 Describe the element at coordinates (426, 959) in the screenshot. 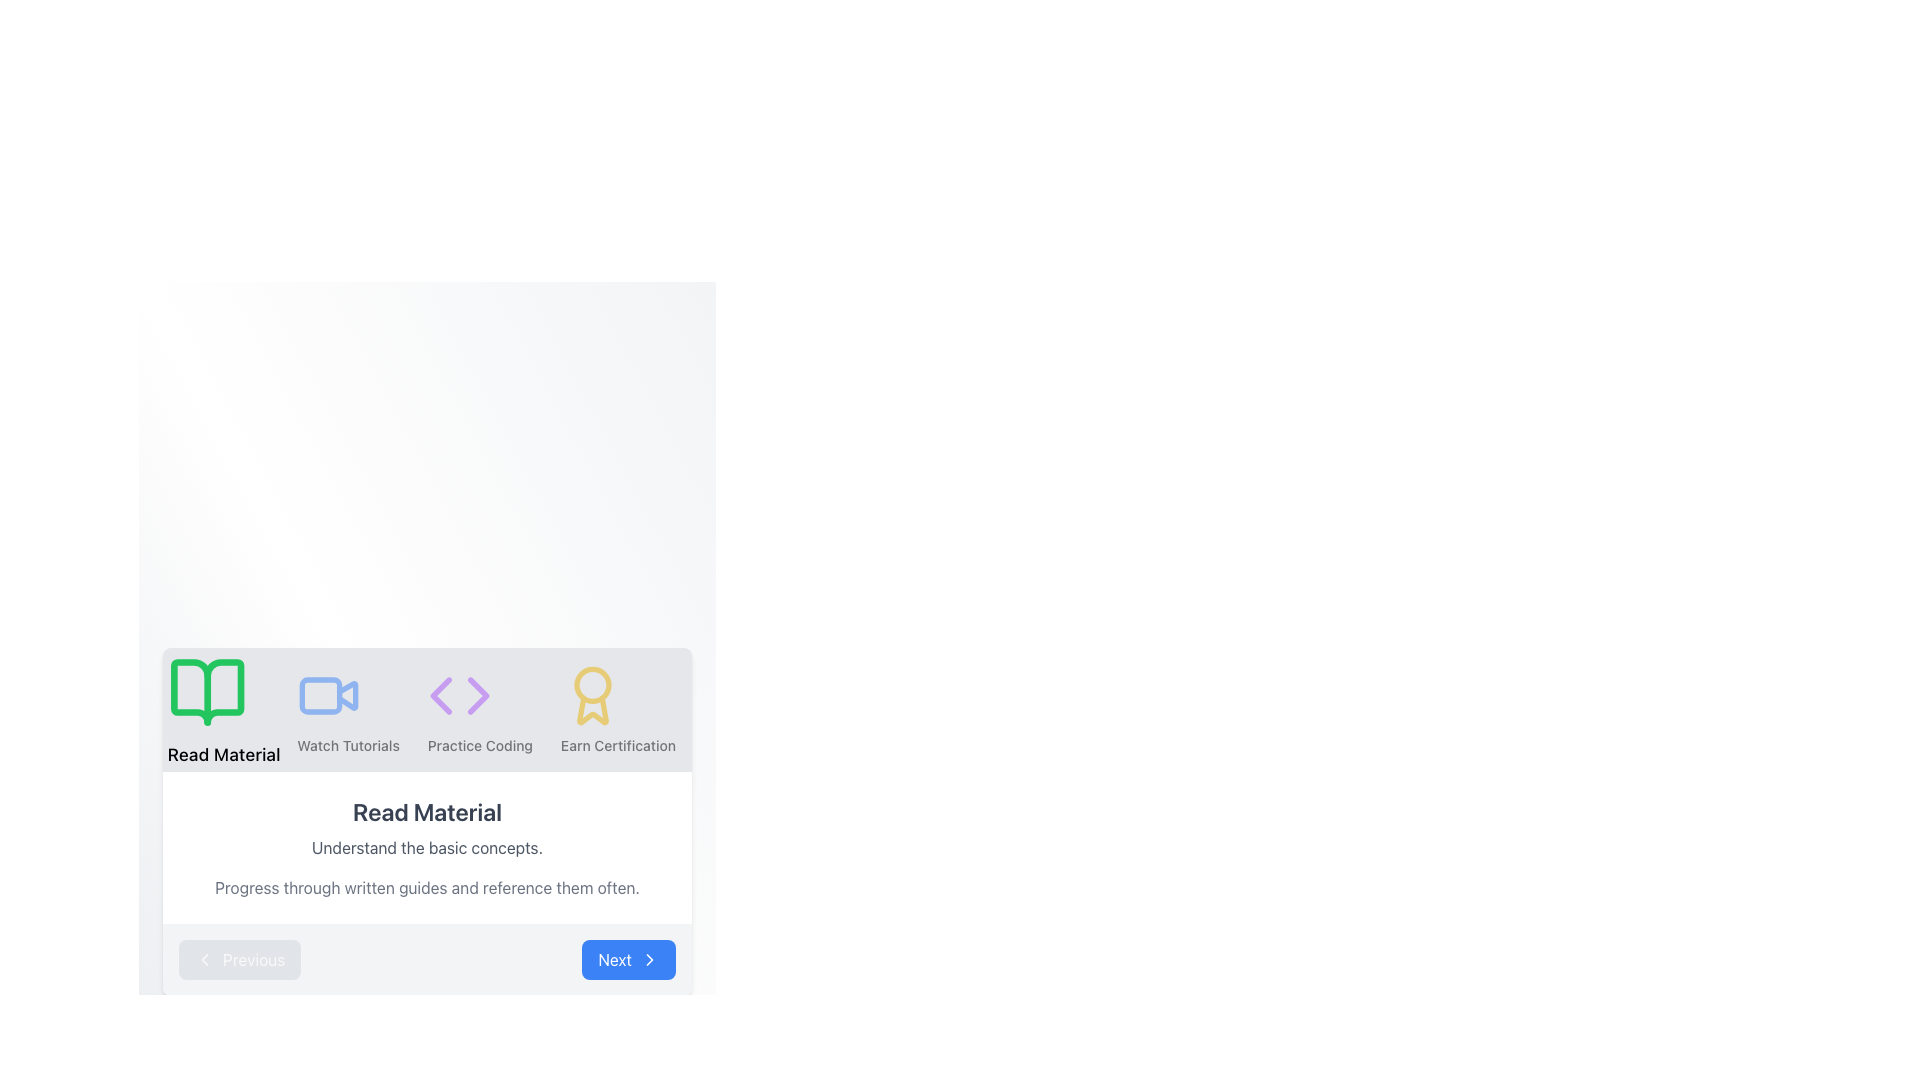

I see `the 'Next' button on the Navigation Control Bar to proceed to the next step or page` at that location.